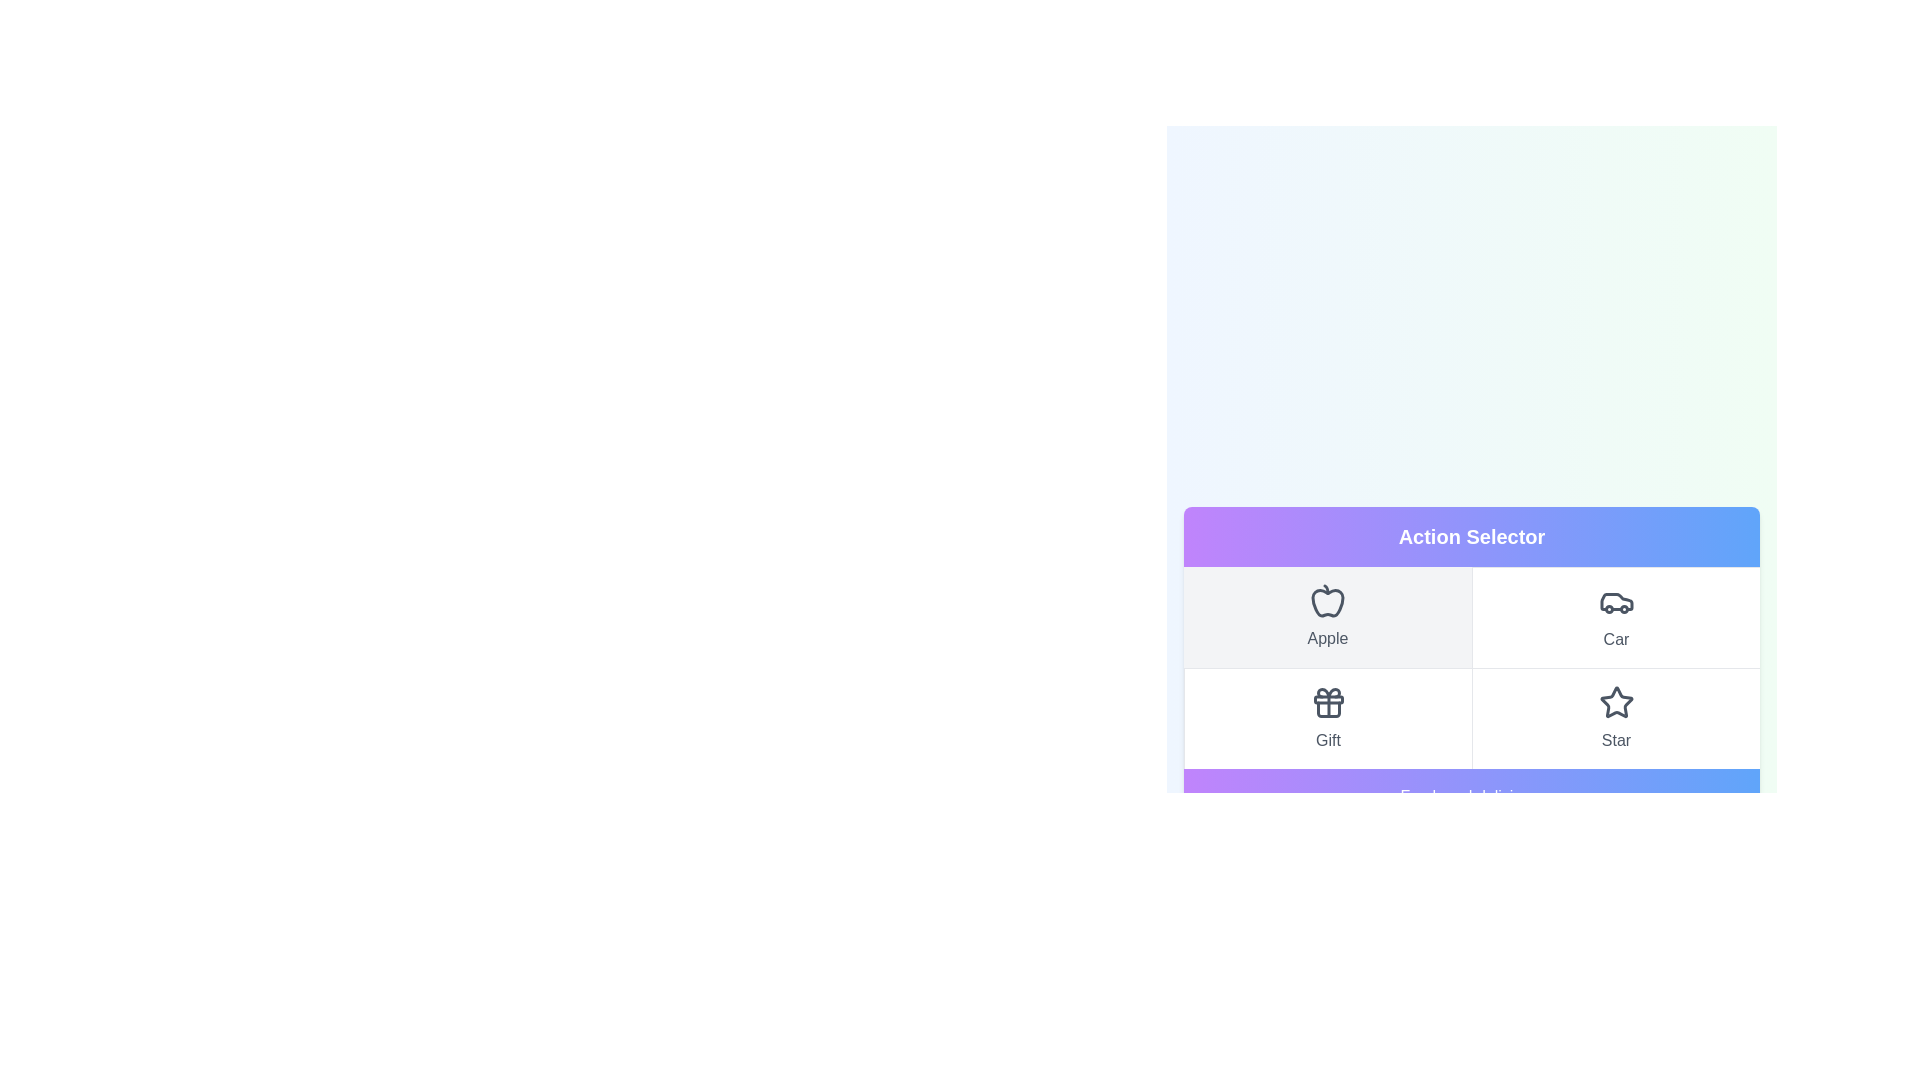 This screenshot has width=1920, height=1080. Describe the element at coordinates (1328, 616) in the screenshot. I see `the button labeled 'Apple' in the top-left cell of the 'Action Selector' grid` at that location.